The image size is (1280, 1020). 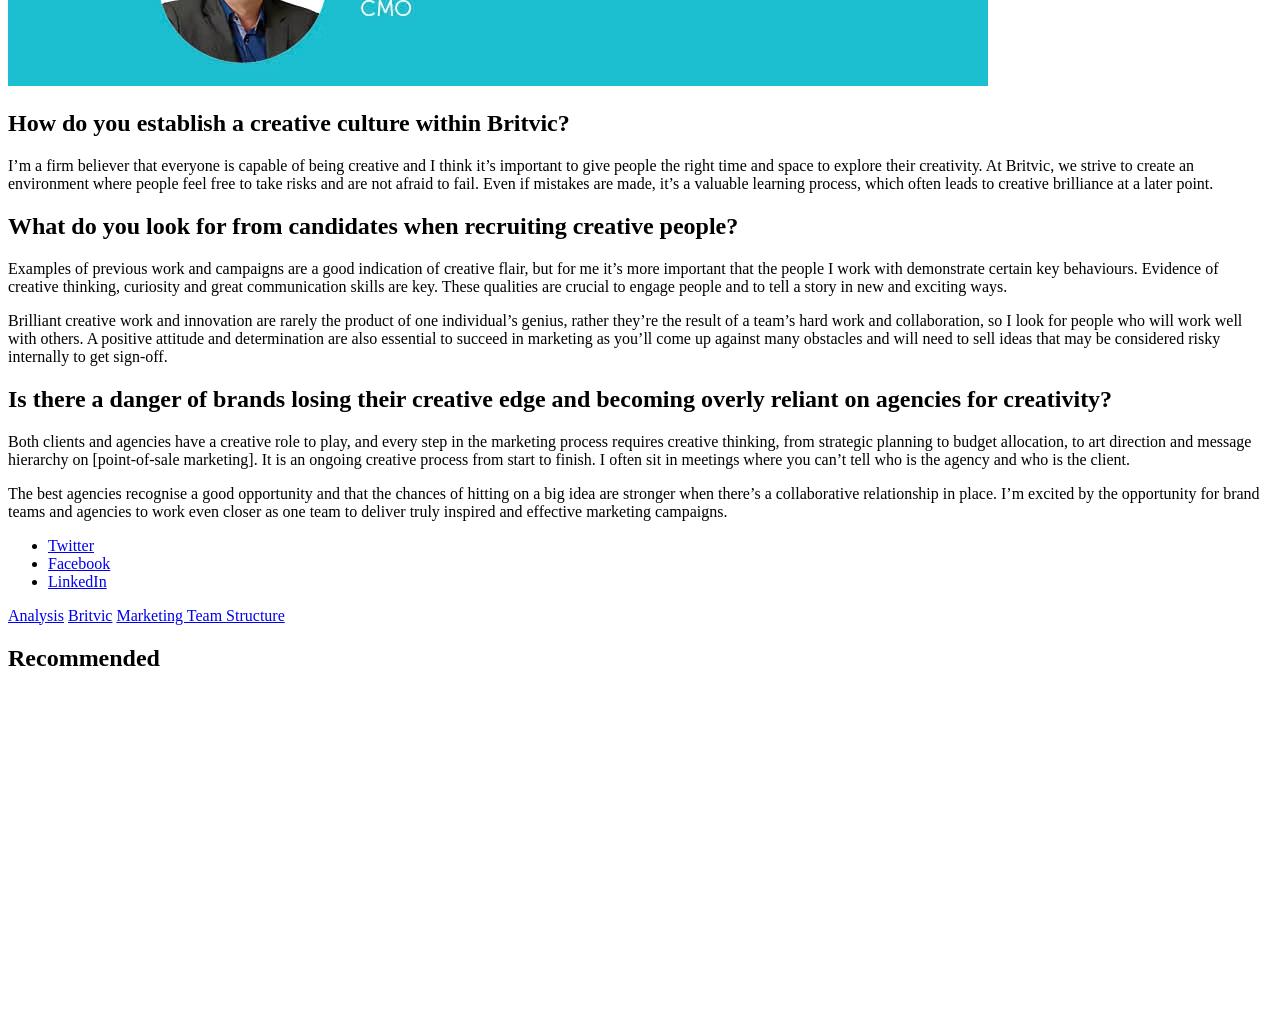 I want to click on 'What do you look for from candidates when recruiting creative people?', so click(x=372, y=225).